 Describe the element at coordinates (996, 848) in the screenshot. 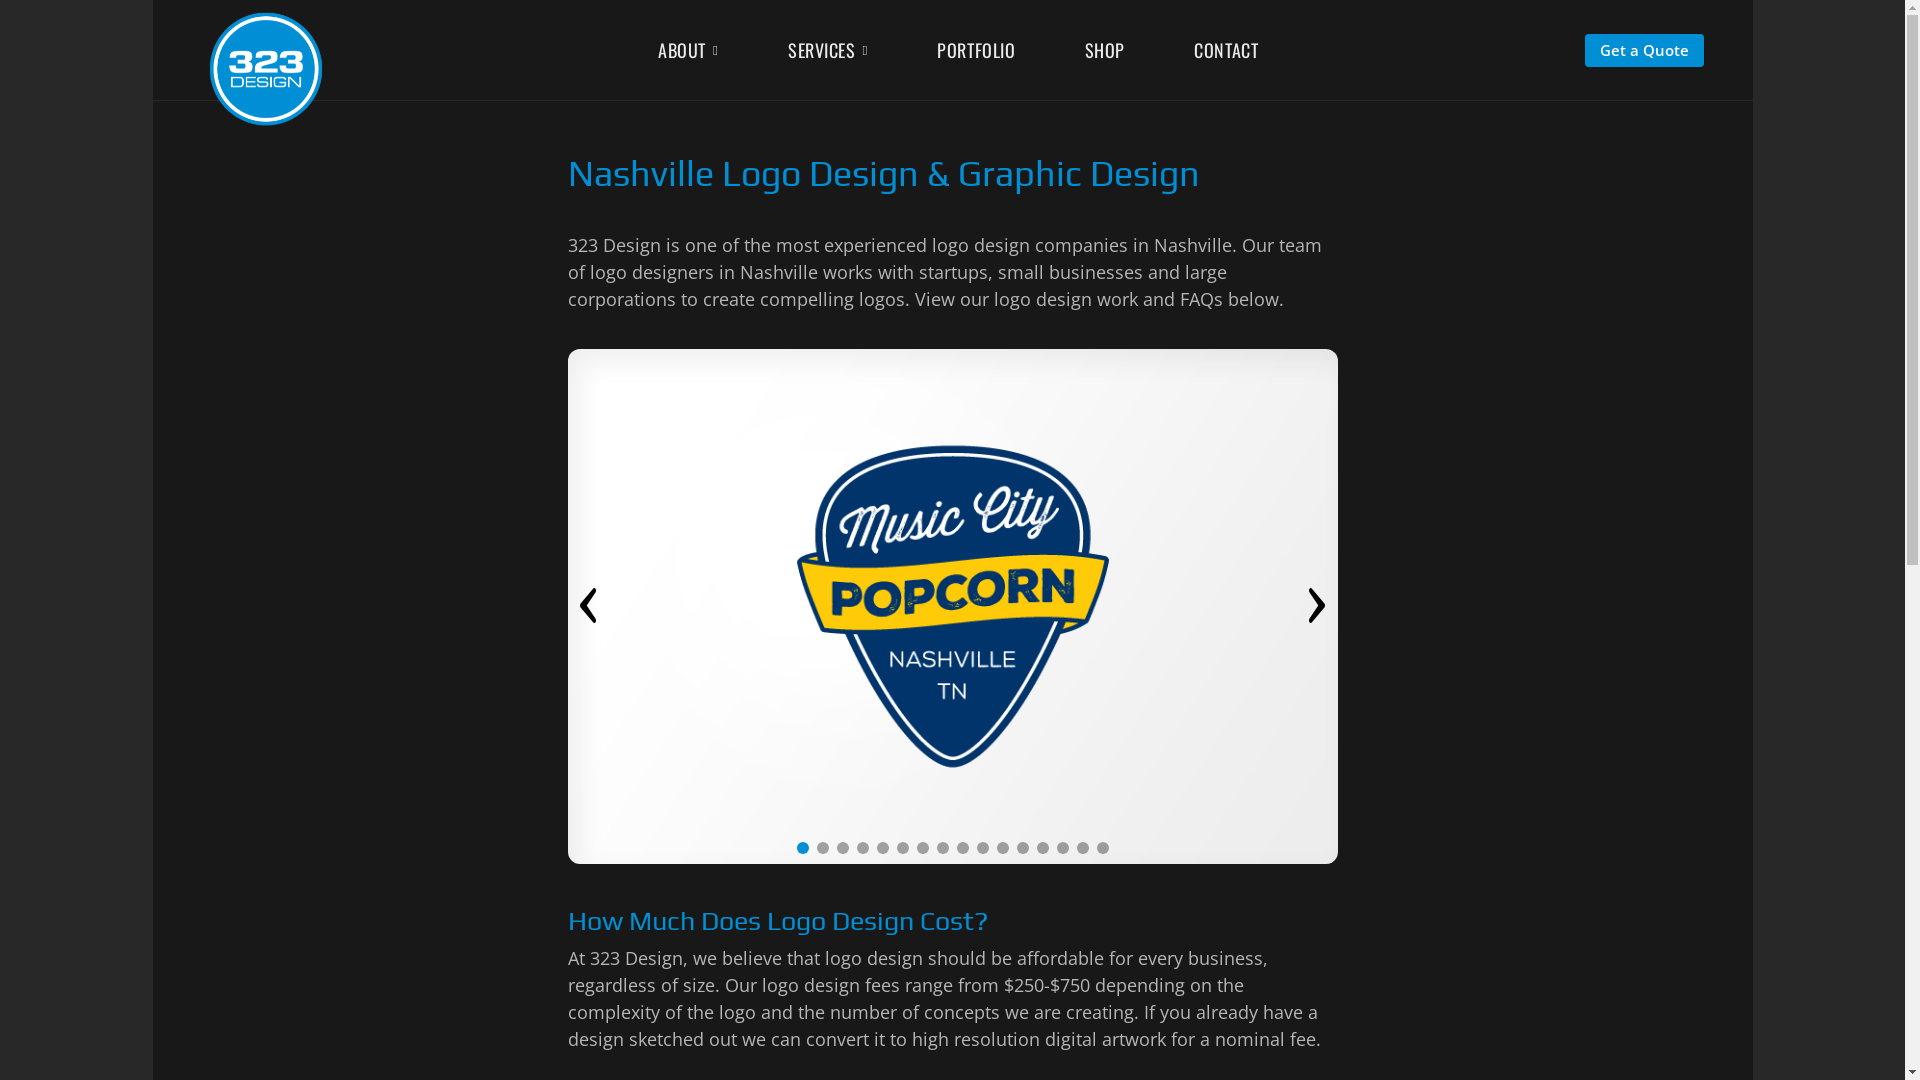

I see `'11'` at that location.